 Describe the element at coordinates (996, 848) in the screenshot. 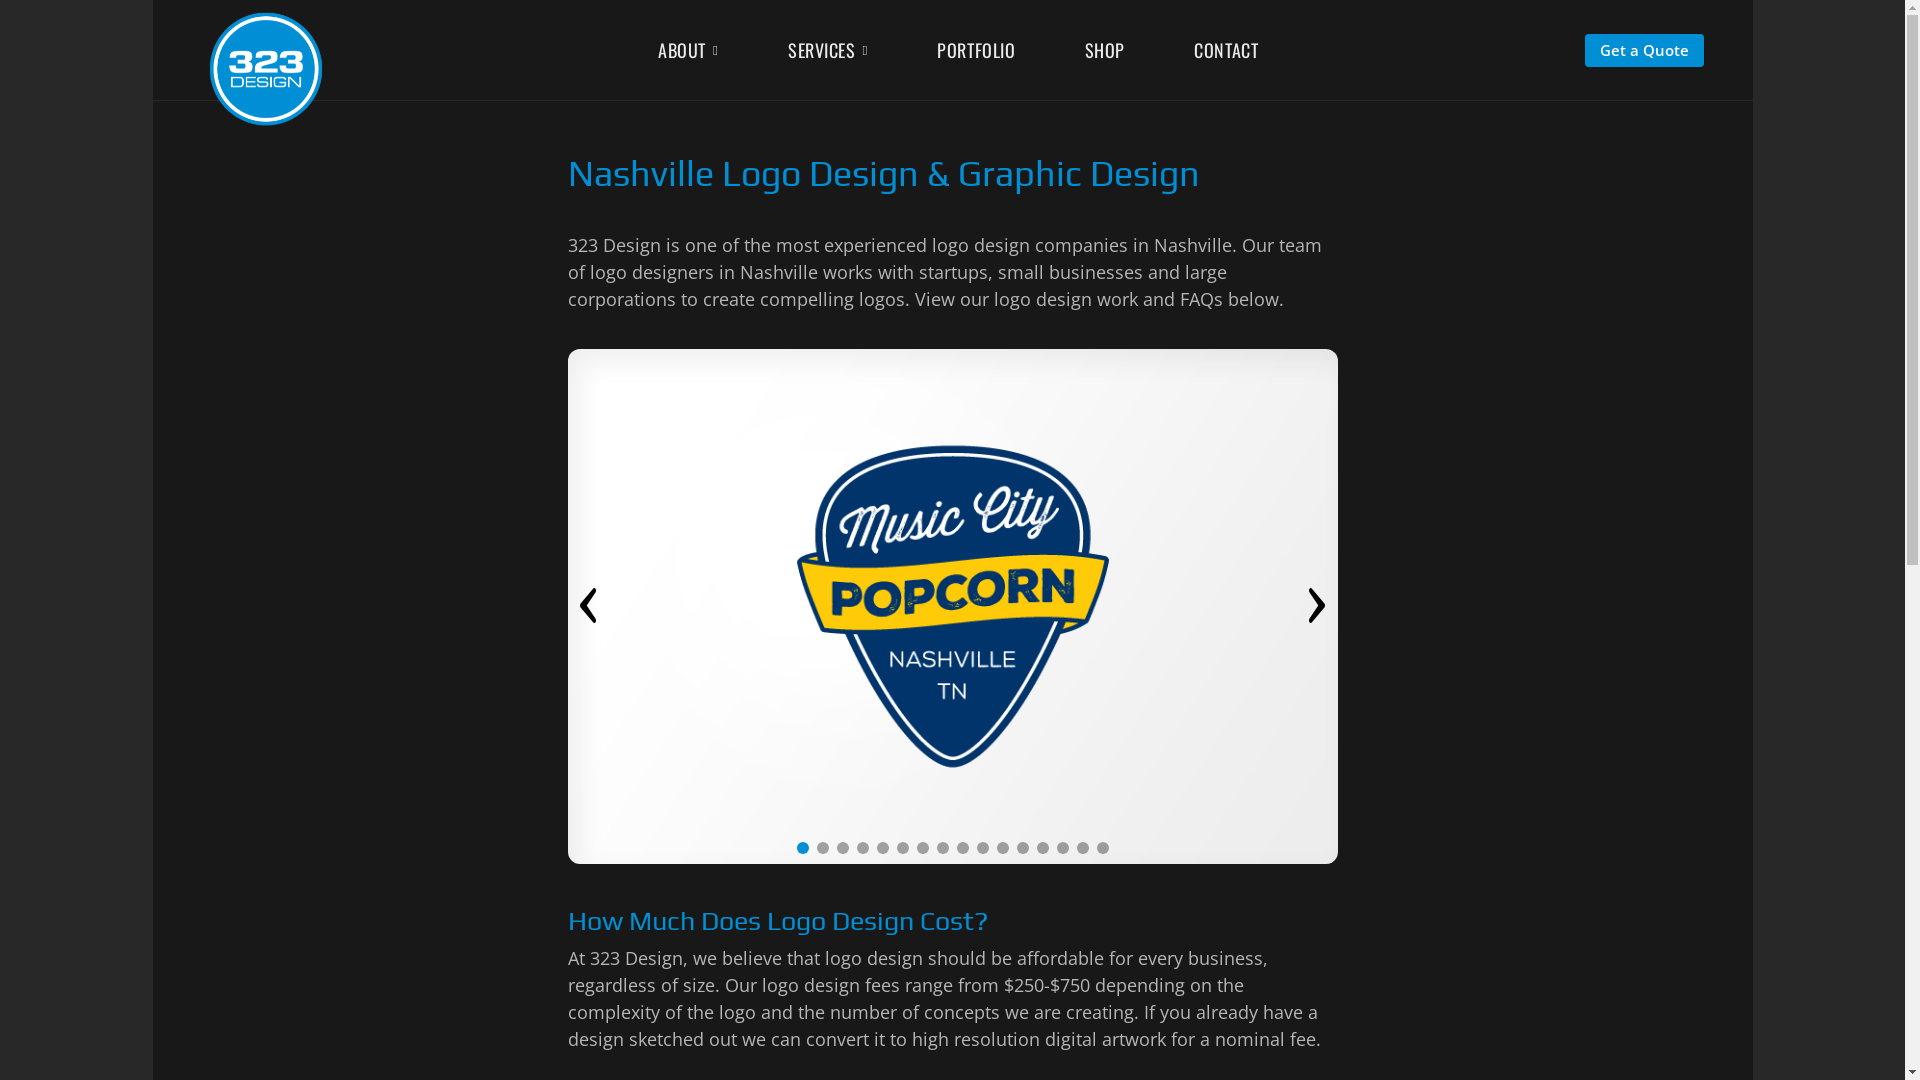

I see `'11'` at that location.